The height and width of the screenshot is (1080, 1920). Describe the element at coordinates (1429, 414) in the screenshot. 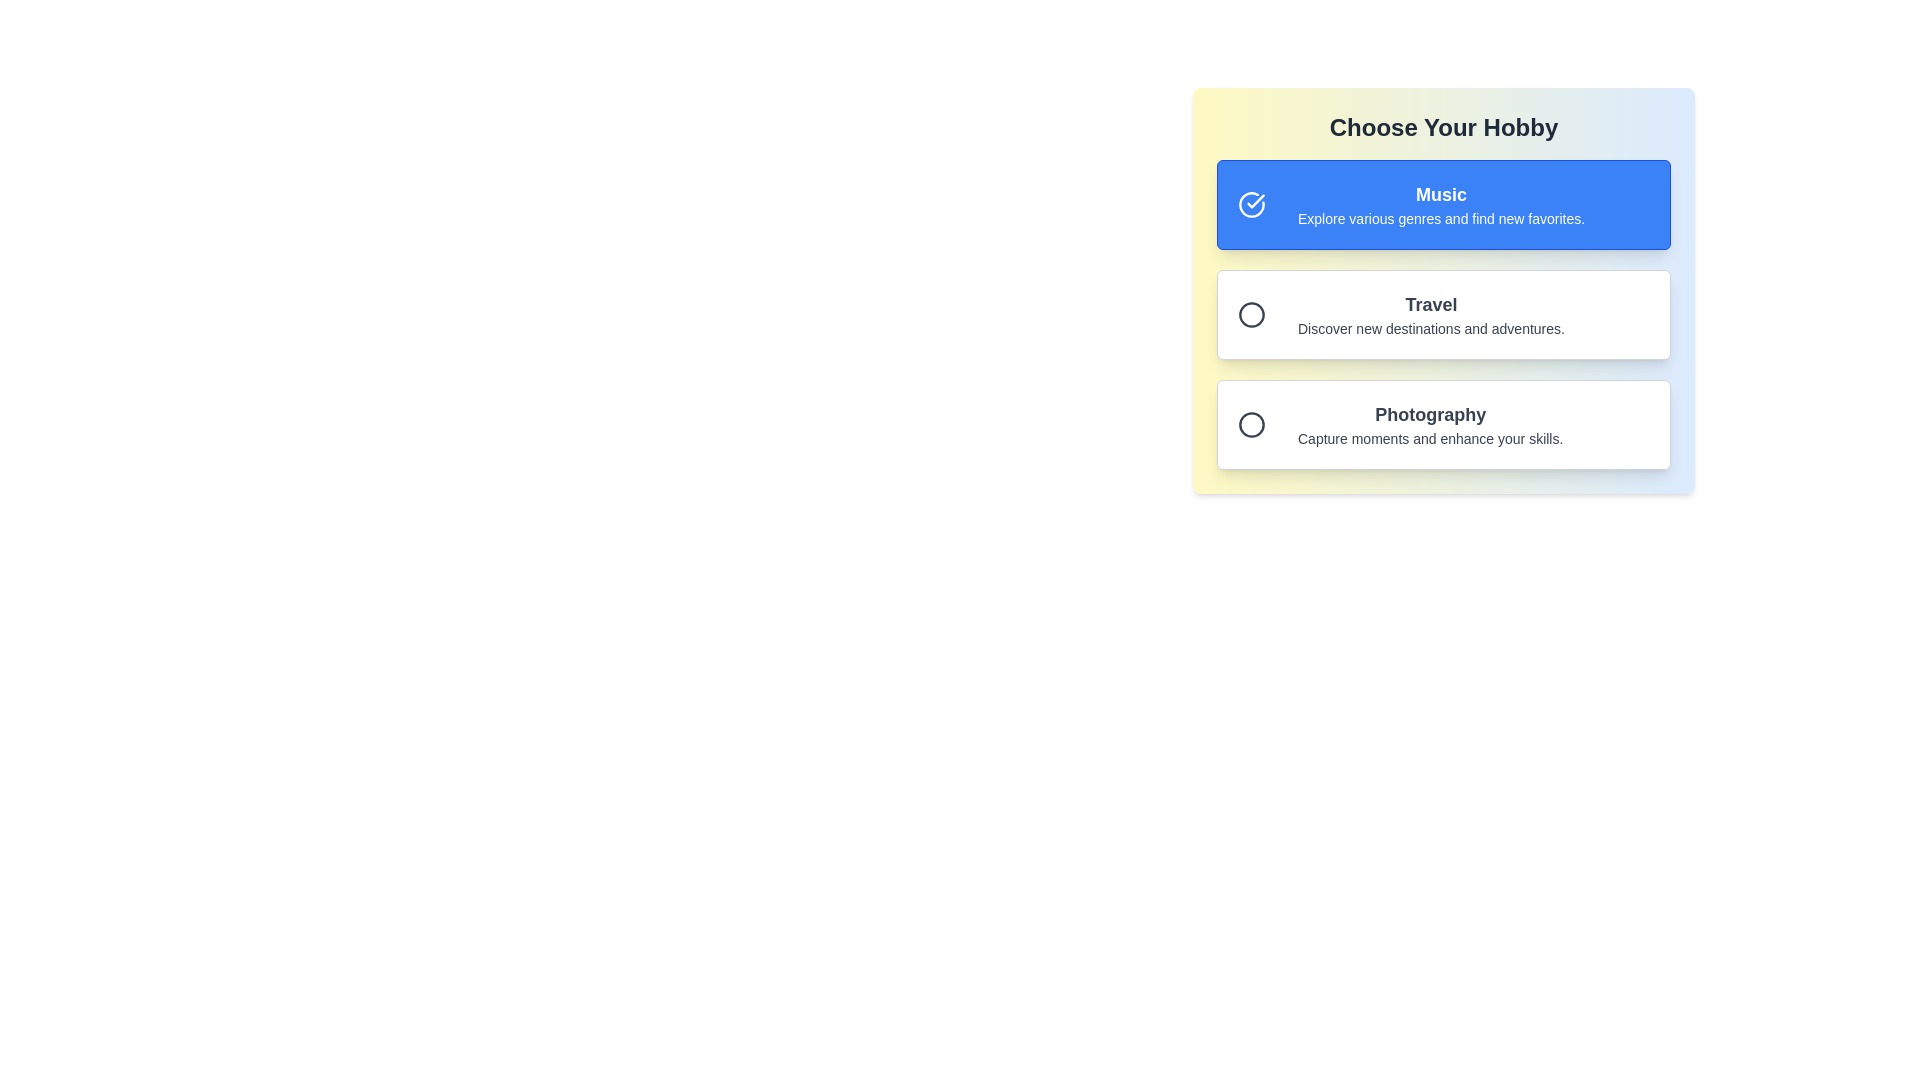

I see `text label displaying 'Photography' which is prominently styled and positioned centrally within its selectable box` at that location.